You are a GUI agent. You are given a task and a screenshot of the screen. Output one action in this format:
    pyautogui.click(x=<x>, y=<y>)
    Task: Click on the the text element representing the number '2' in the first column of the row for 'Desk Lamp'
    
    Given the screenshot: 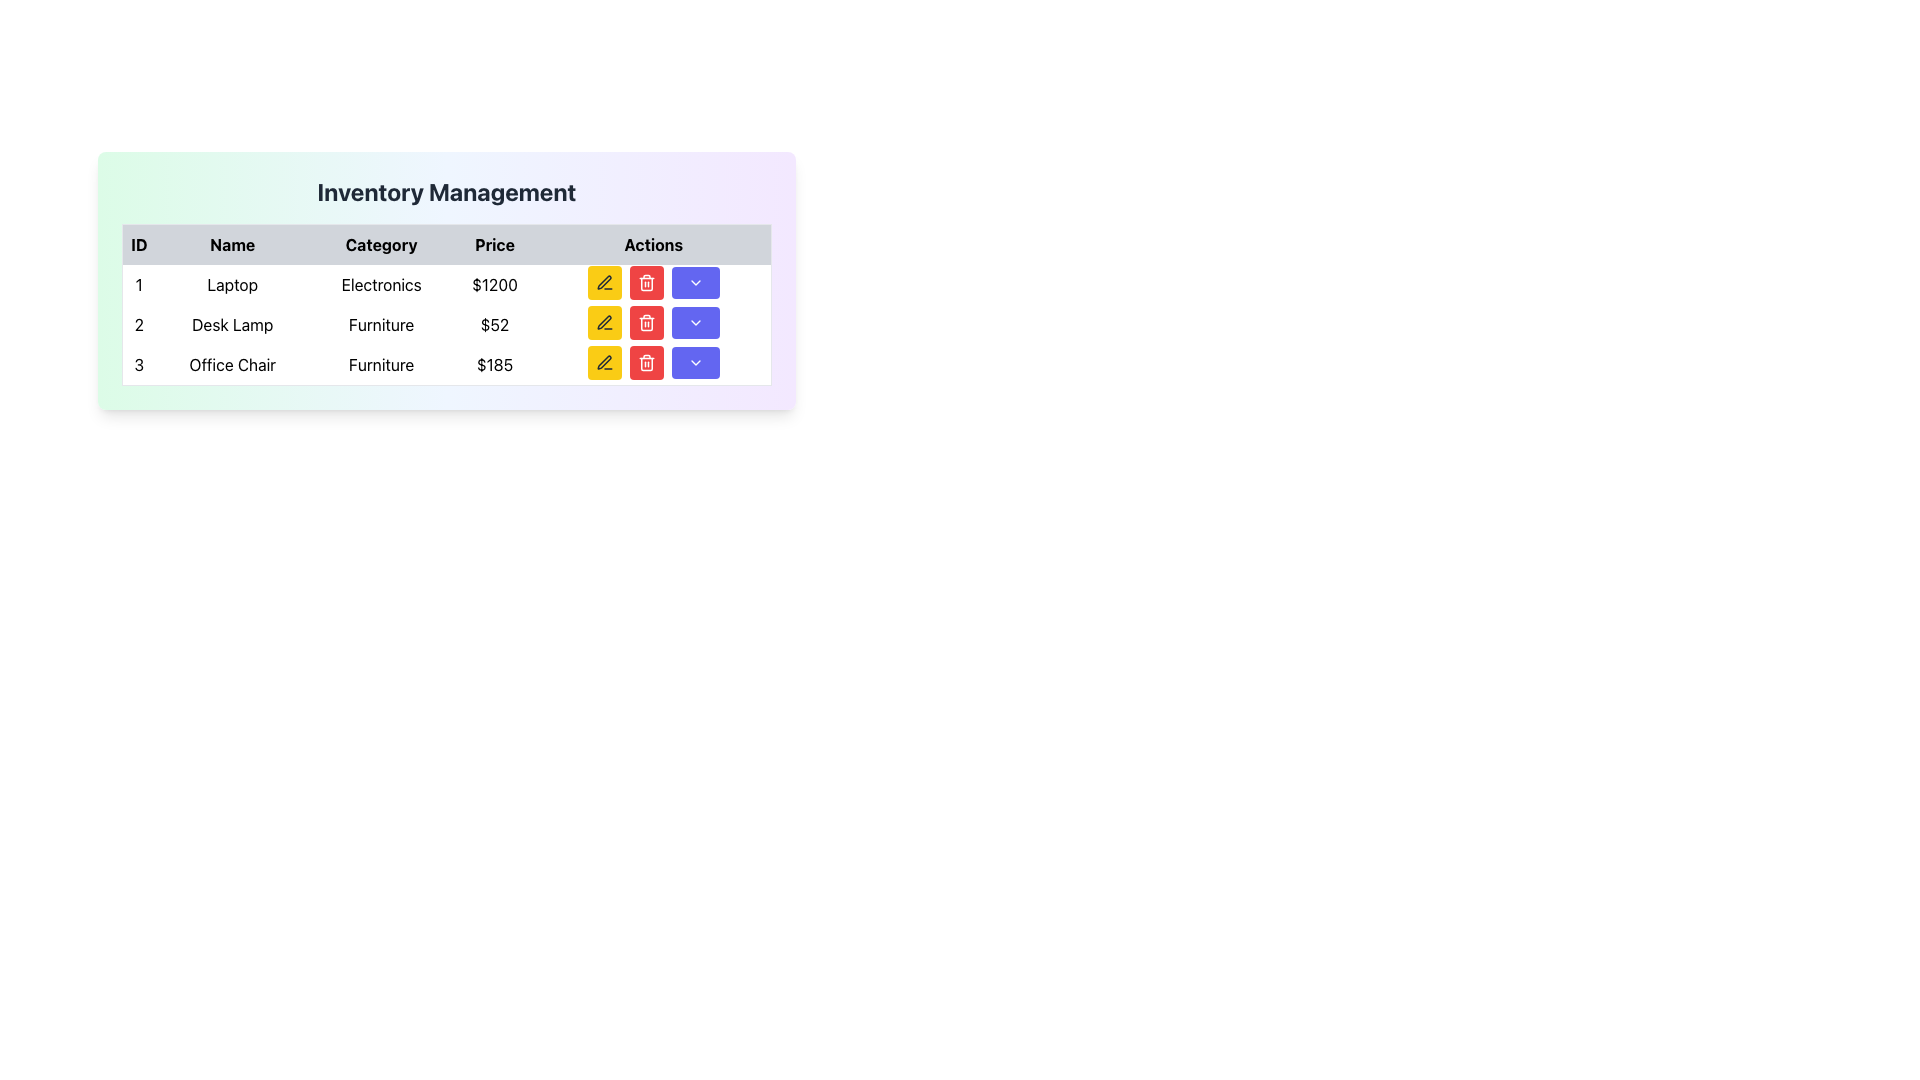 What is the action you would take?
    pyautogui.click(x=138, y=323)
    